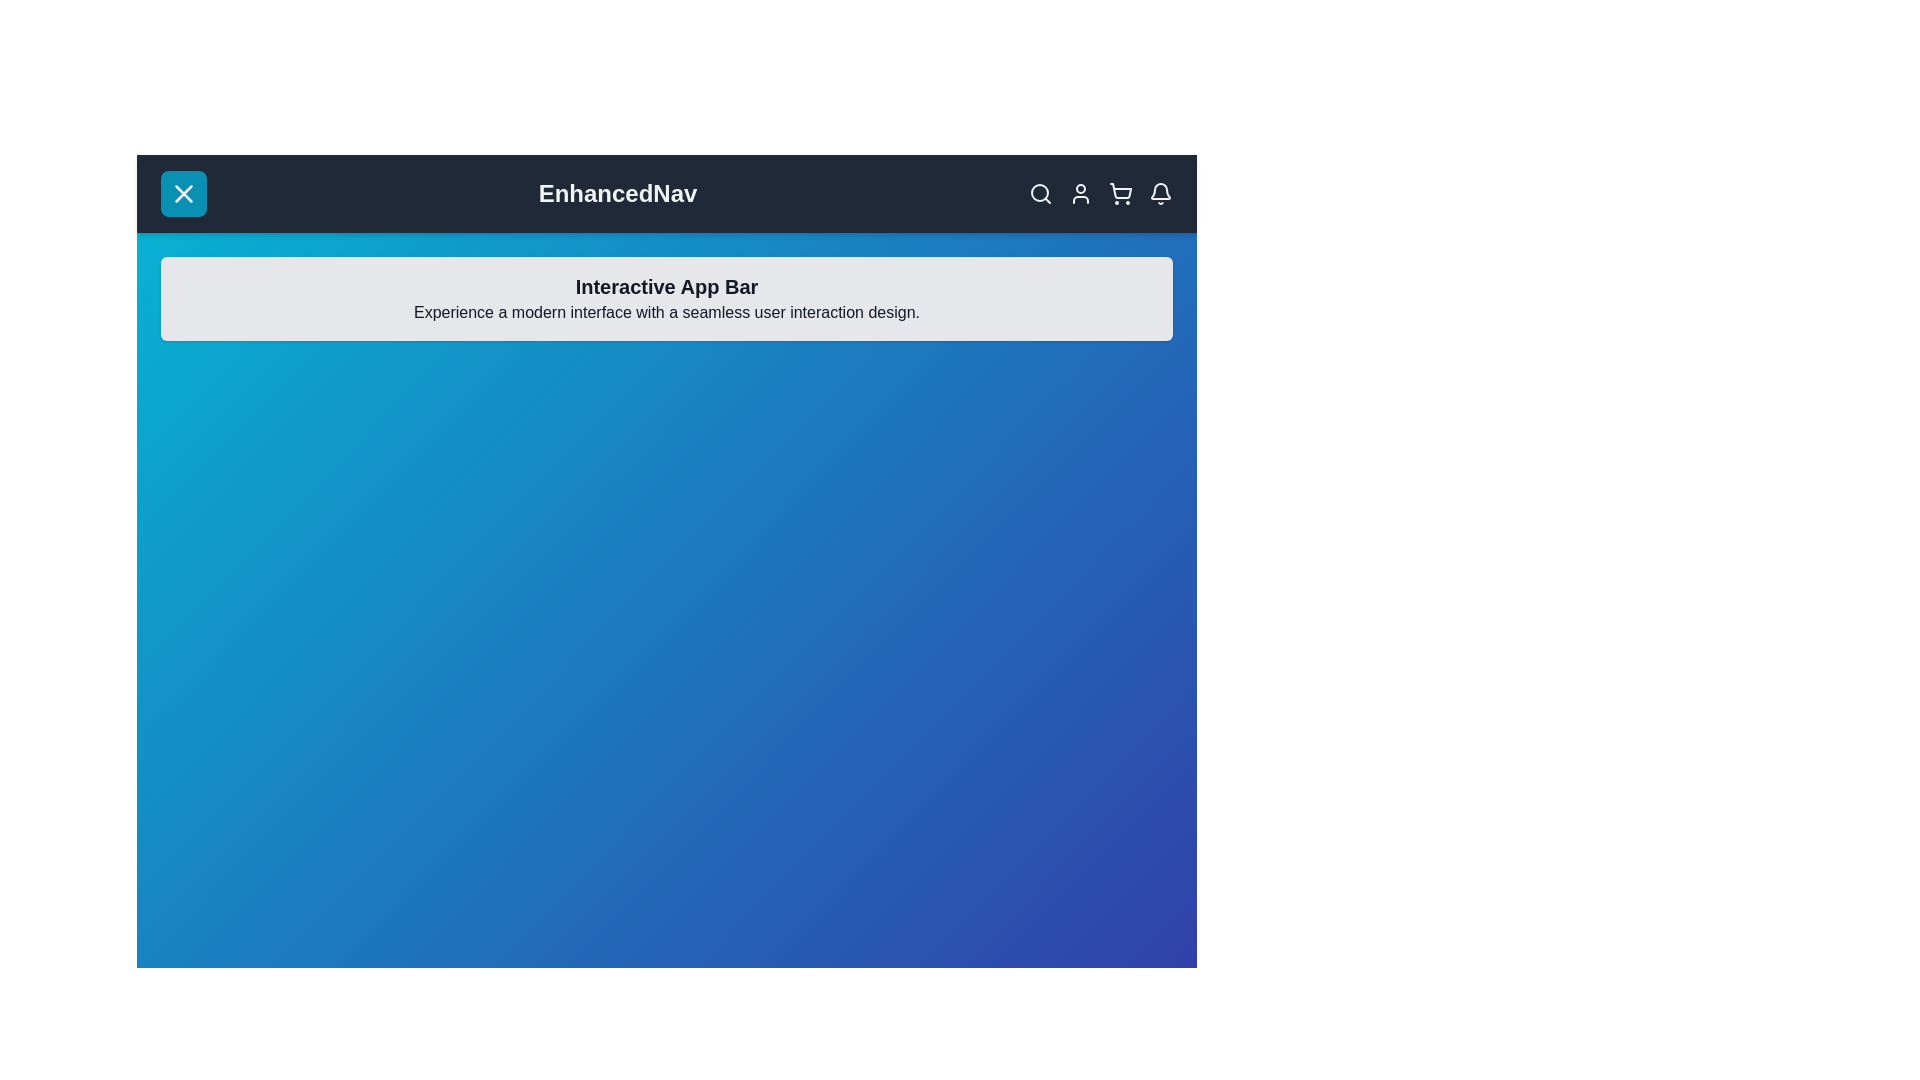 Image resolution: width=1920 pixels, height=1080 pixels. What do you see at coordinates (1079, 193) in the screenshot?
I see `the icon user to observe its hover effect` at bounding box center [1079, 193].